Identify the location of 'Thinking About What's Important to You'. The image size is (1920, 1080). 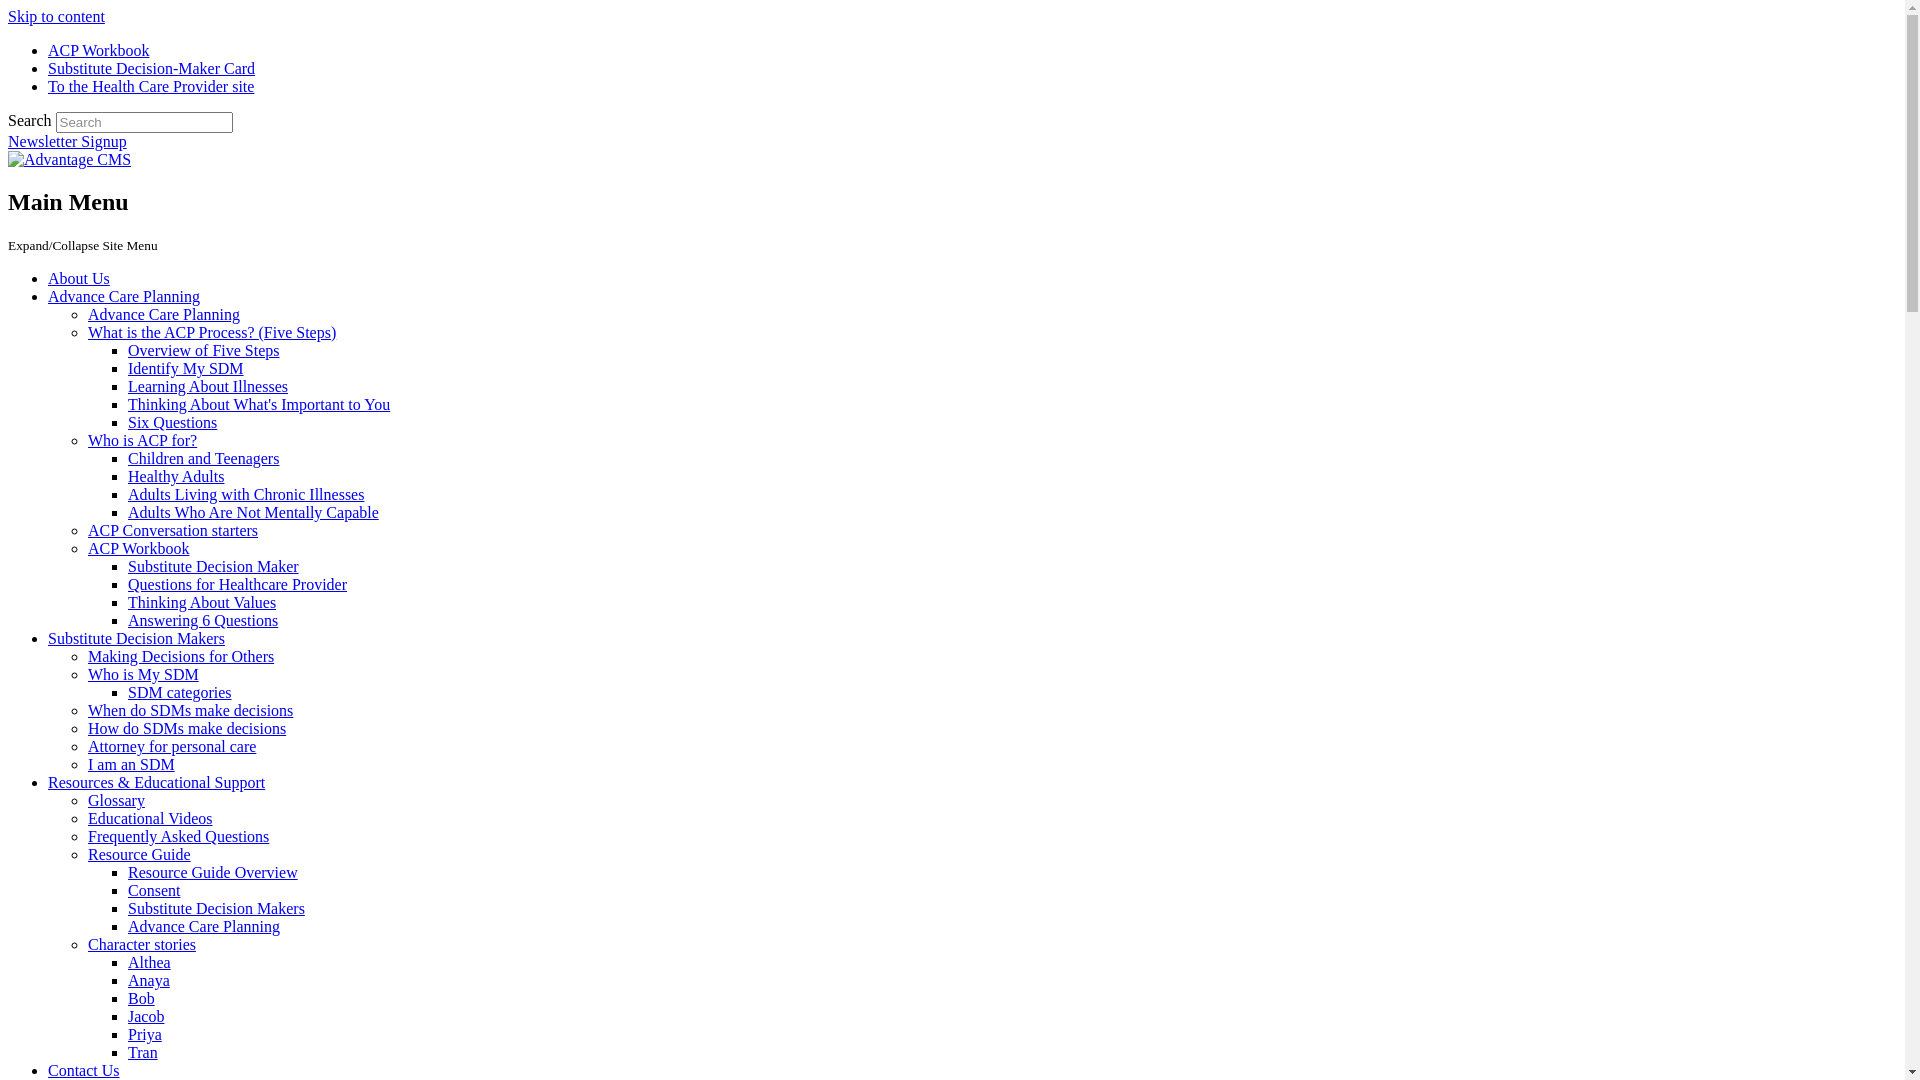
(258, 404).